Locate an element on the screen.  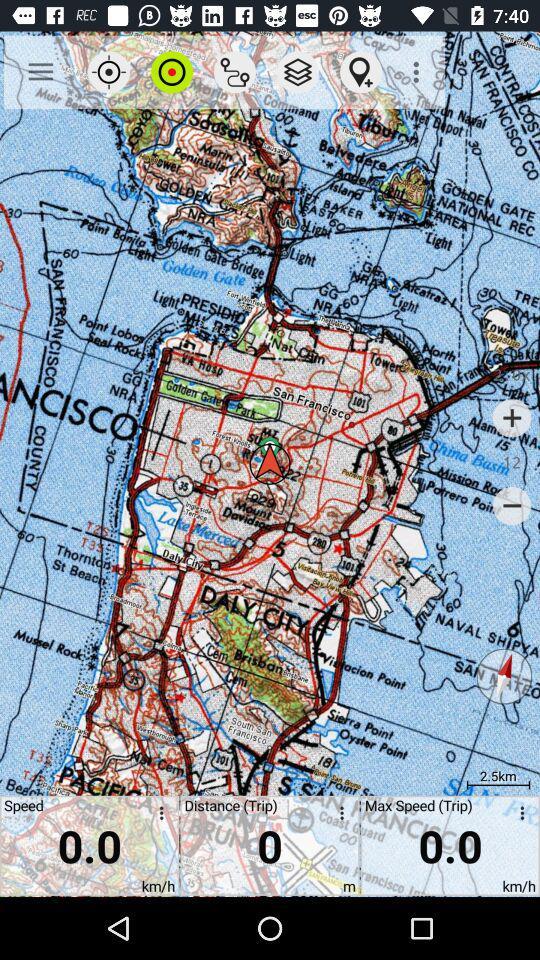
the app above distance (trip) app is located at coordinates (234, 72).